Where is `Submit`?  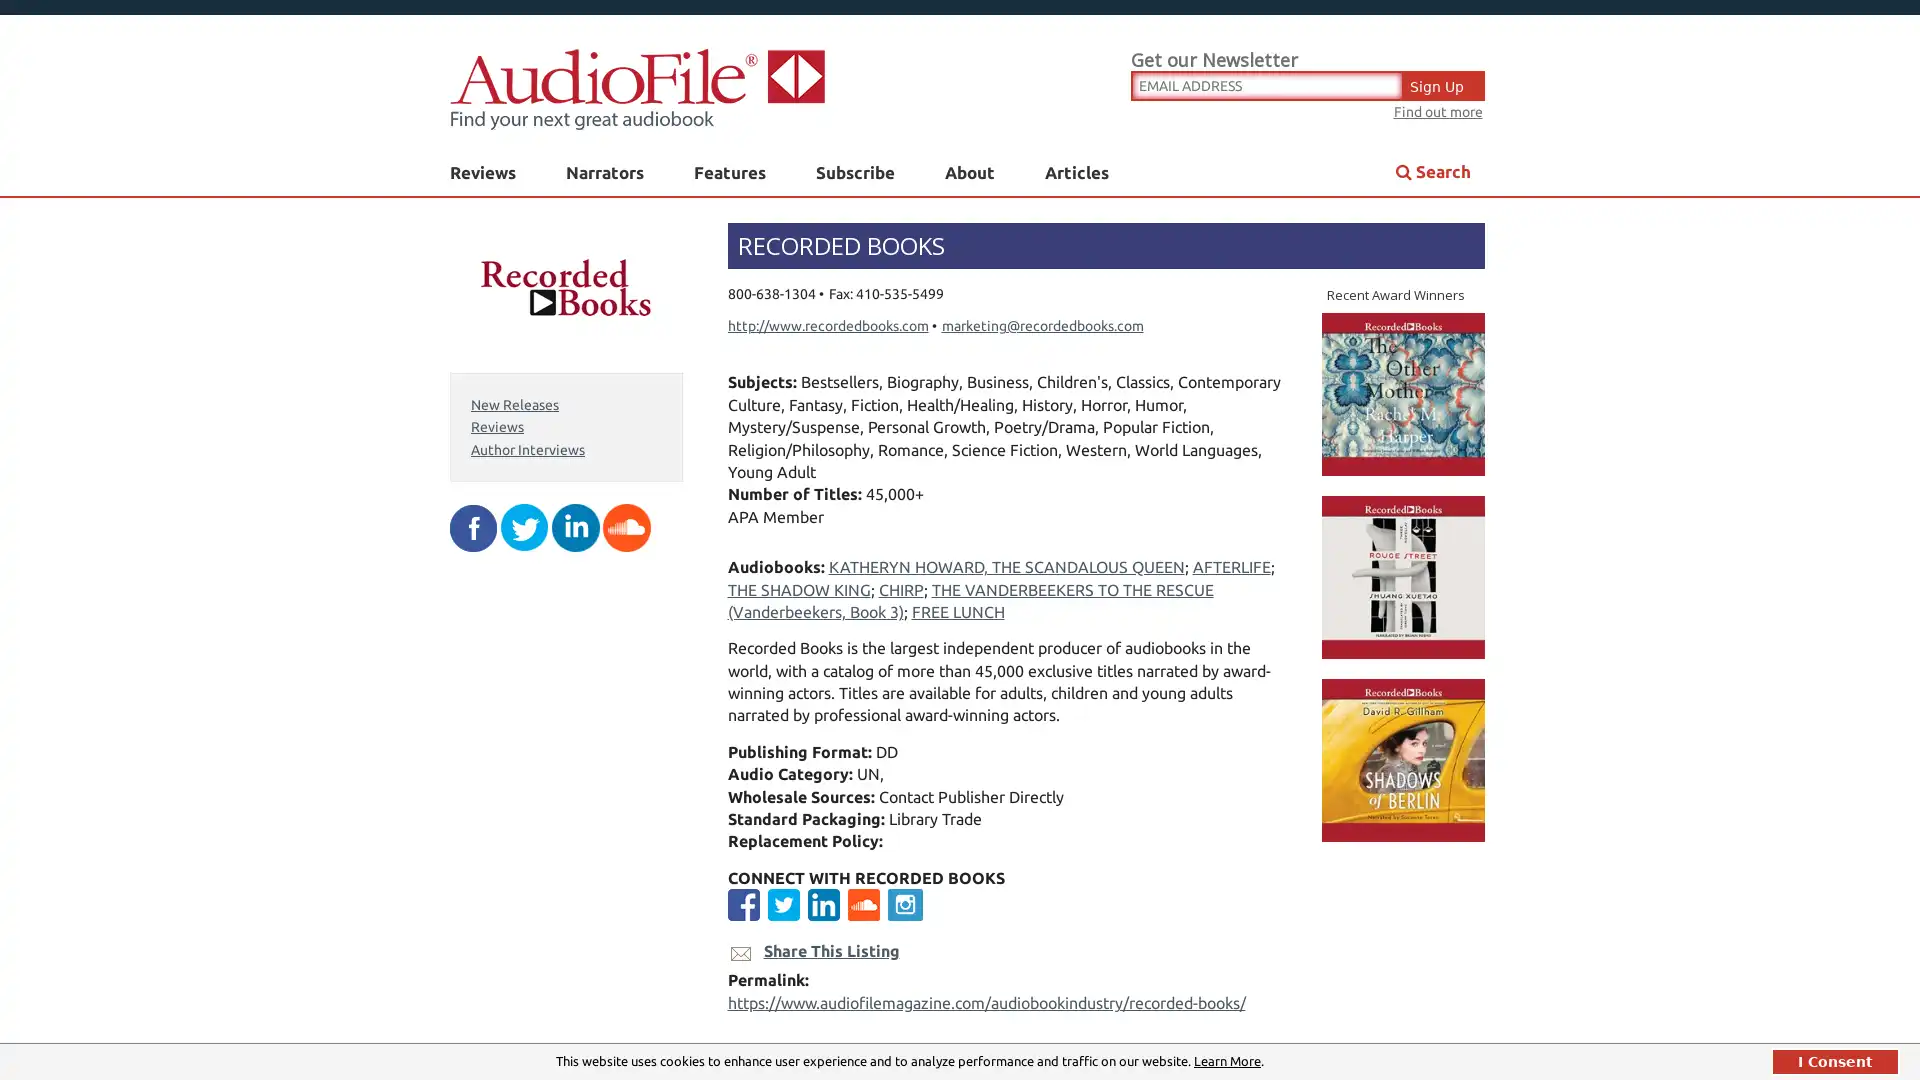
Submit is located at coordinates (1160, 439).